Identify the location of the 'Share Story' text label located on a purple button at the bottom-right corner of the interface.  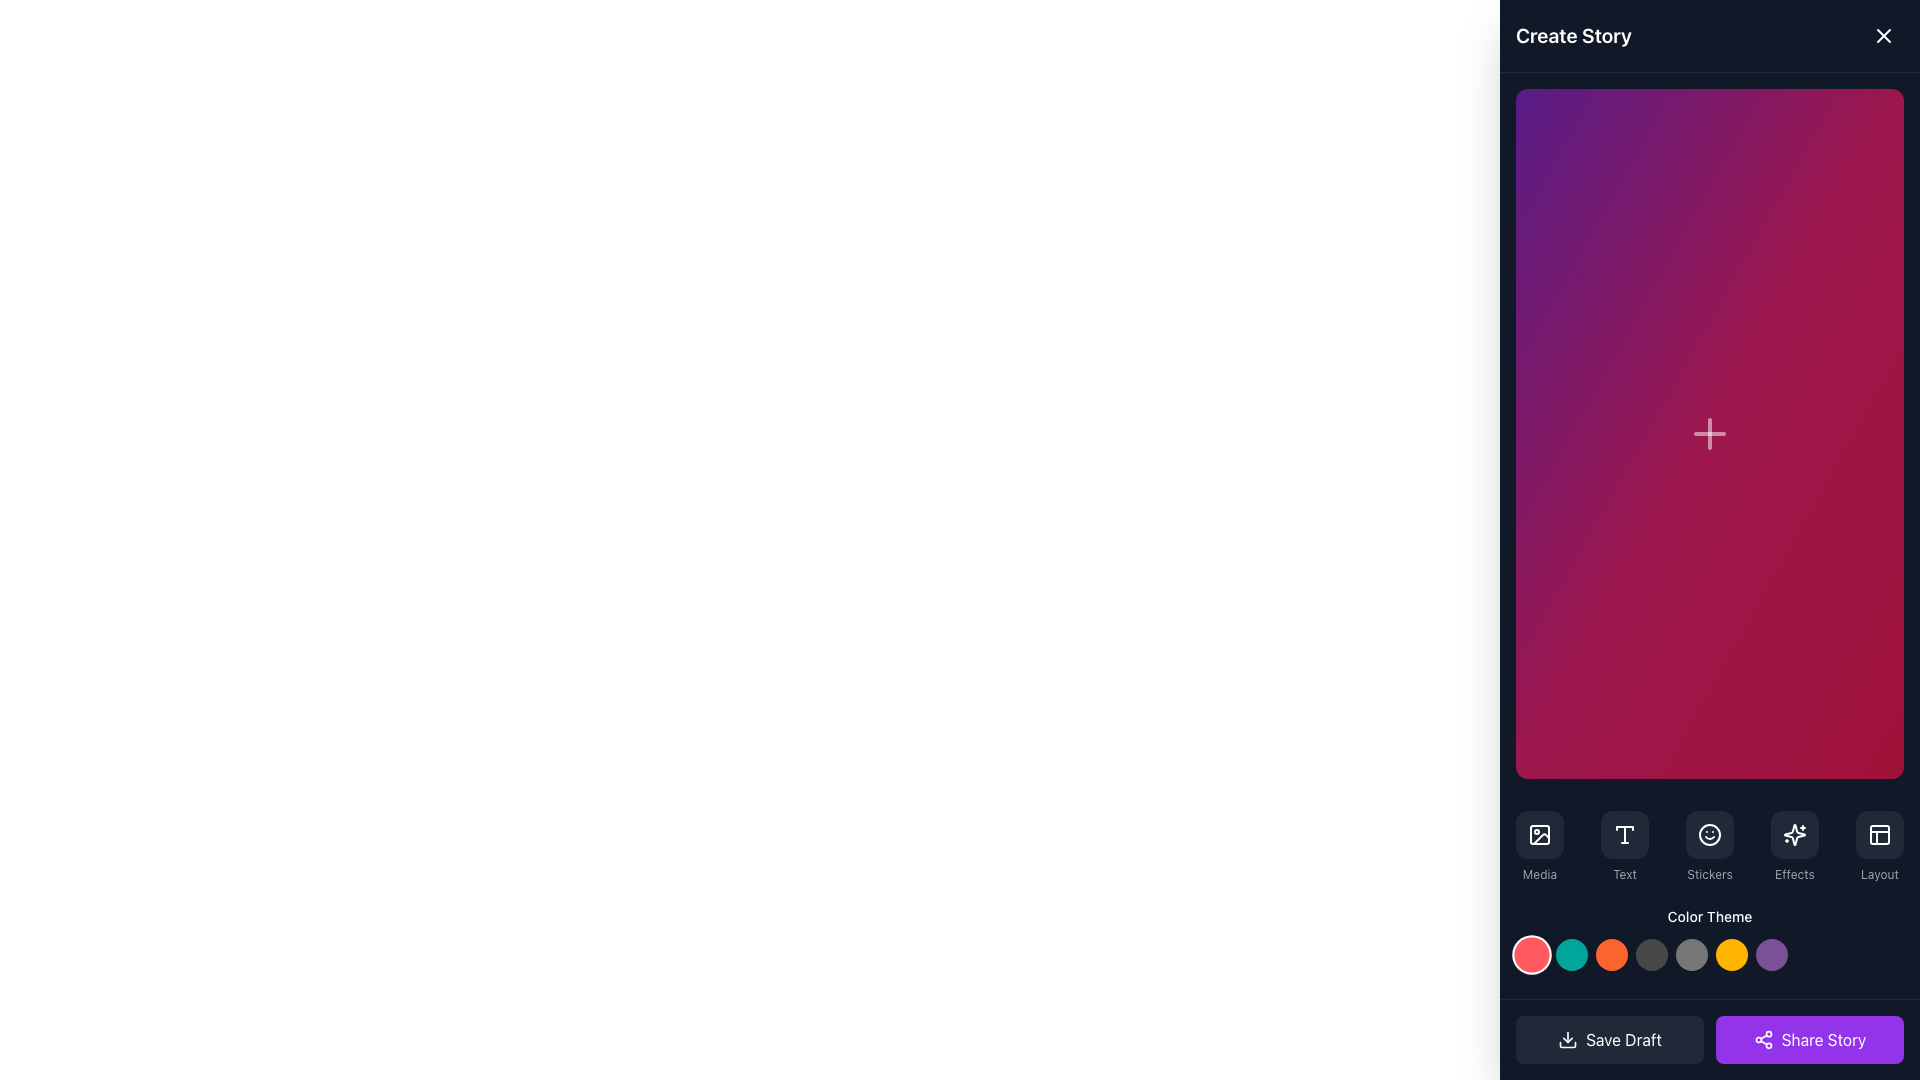
(1824, 1039).